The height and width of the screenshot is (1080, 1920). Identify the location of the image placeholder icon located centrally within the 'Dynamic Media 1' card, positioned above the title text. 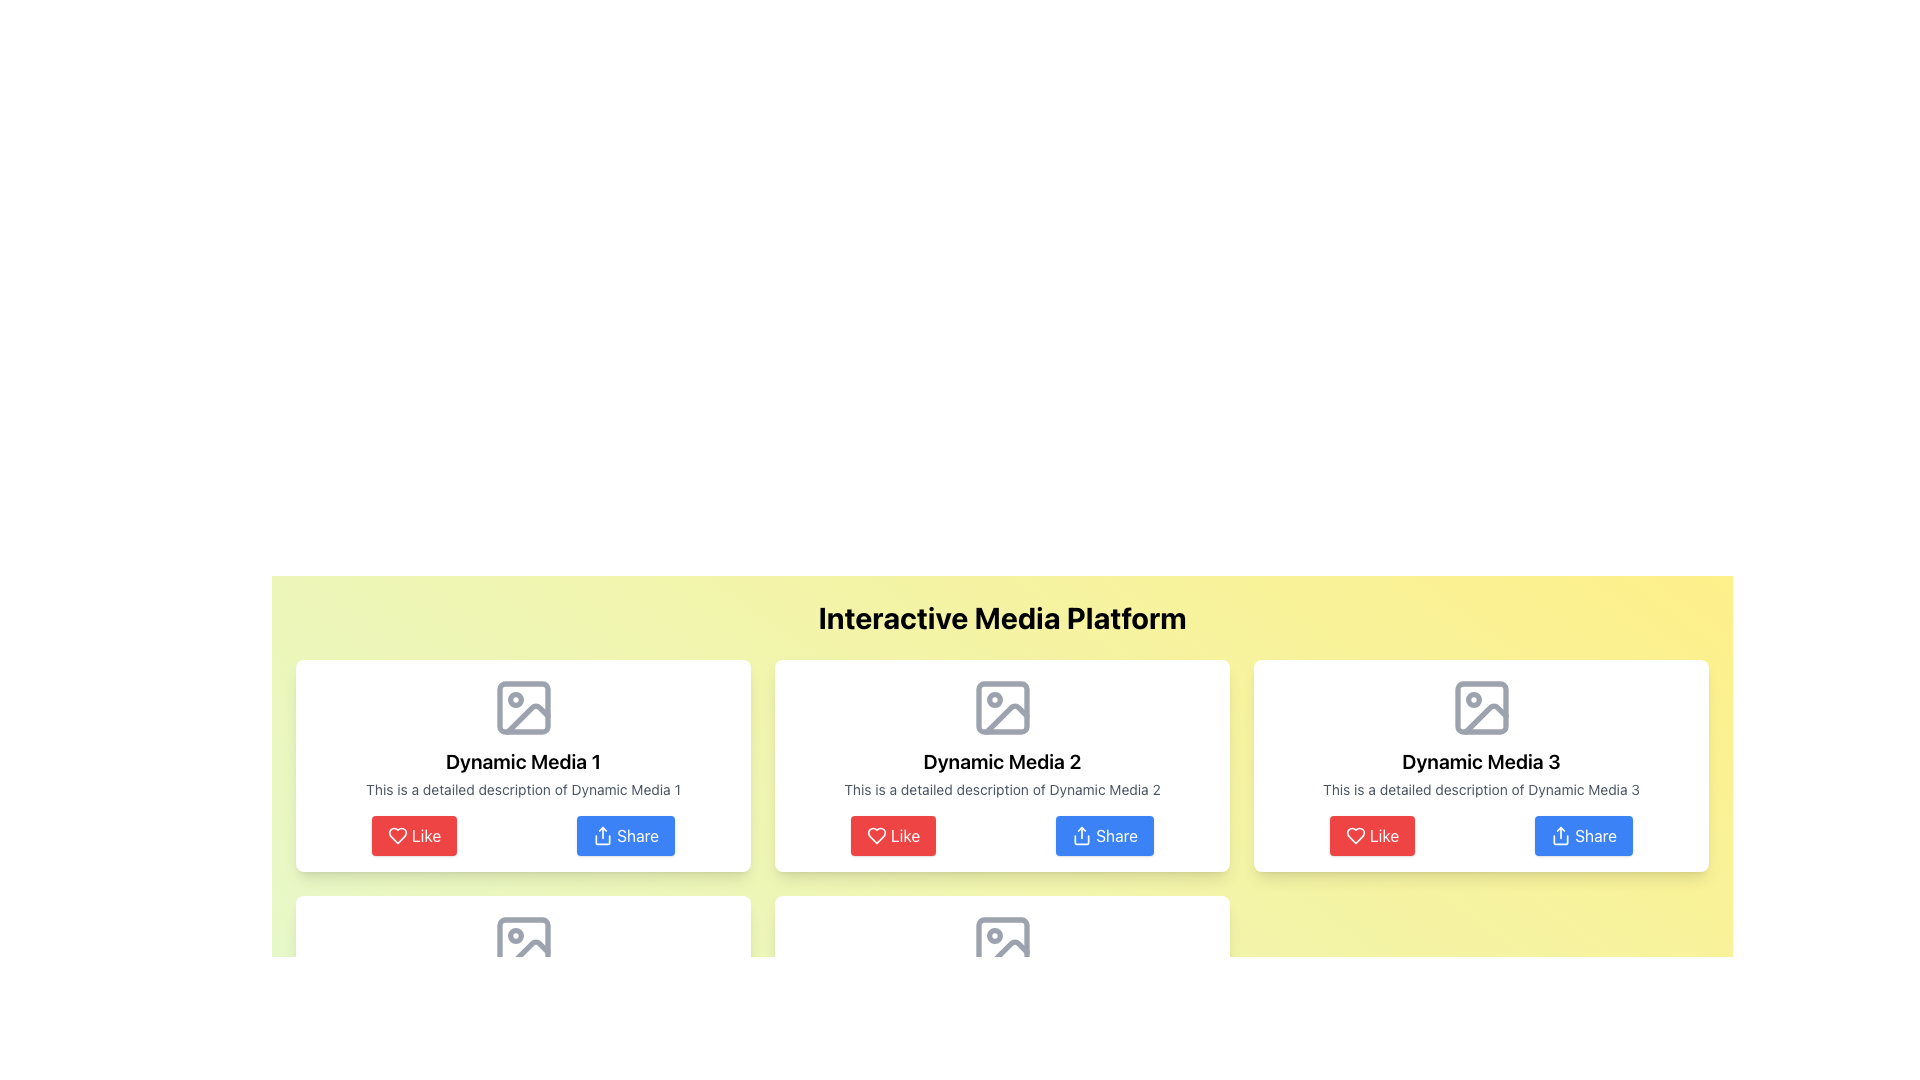
(523, 707).